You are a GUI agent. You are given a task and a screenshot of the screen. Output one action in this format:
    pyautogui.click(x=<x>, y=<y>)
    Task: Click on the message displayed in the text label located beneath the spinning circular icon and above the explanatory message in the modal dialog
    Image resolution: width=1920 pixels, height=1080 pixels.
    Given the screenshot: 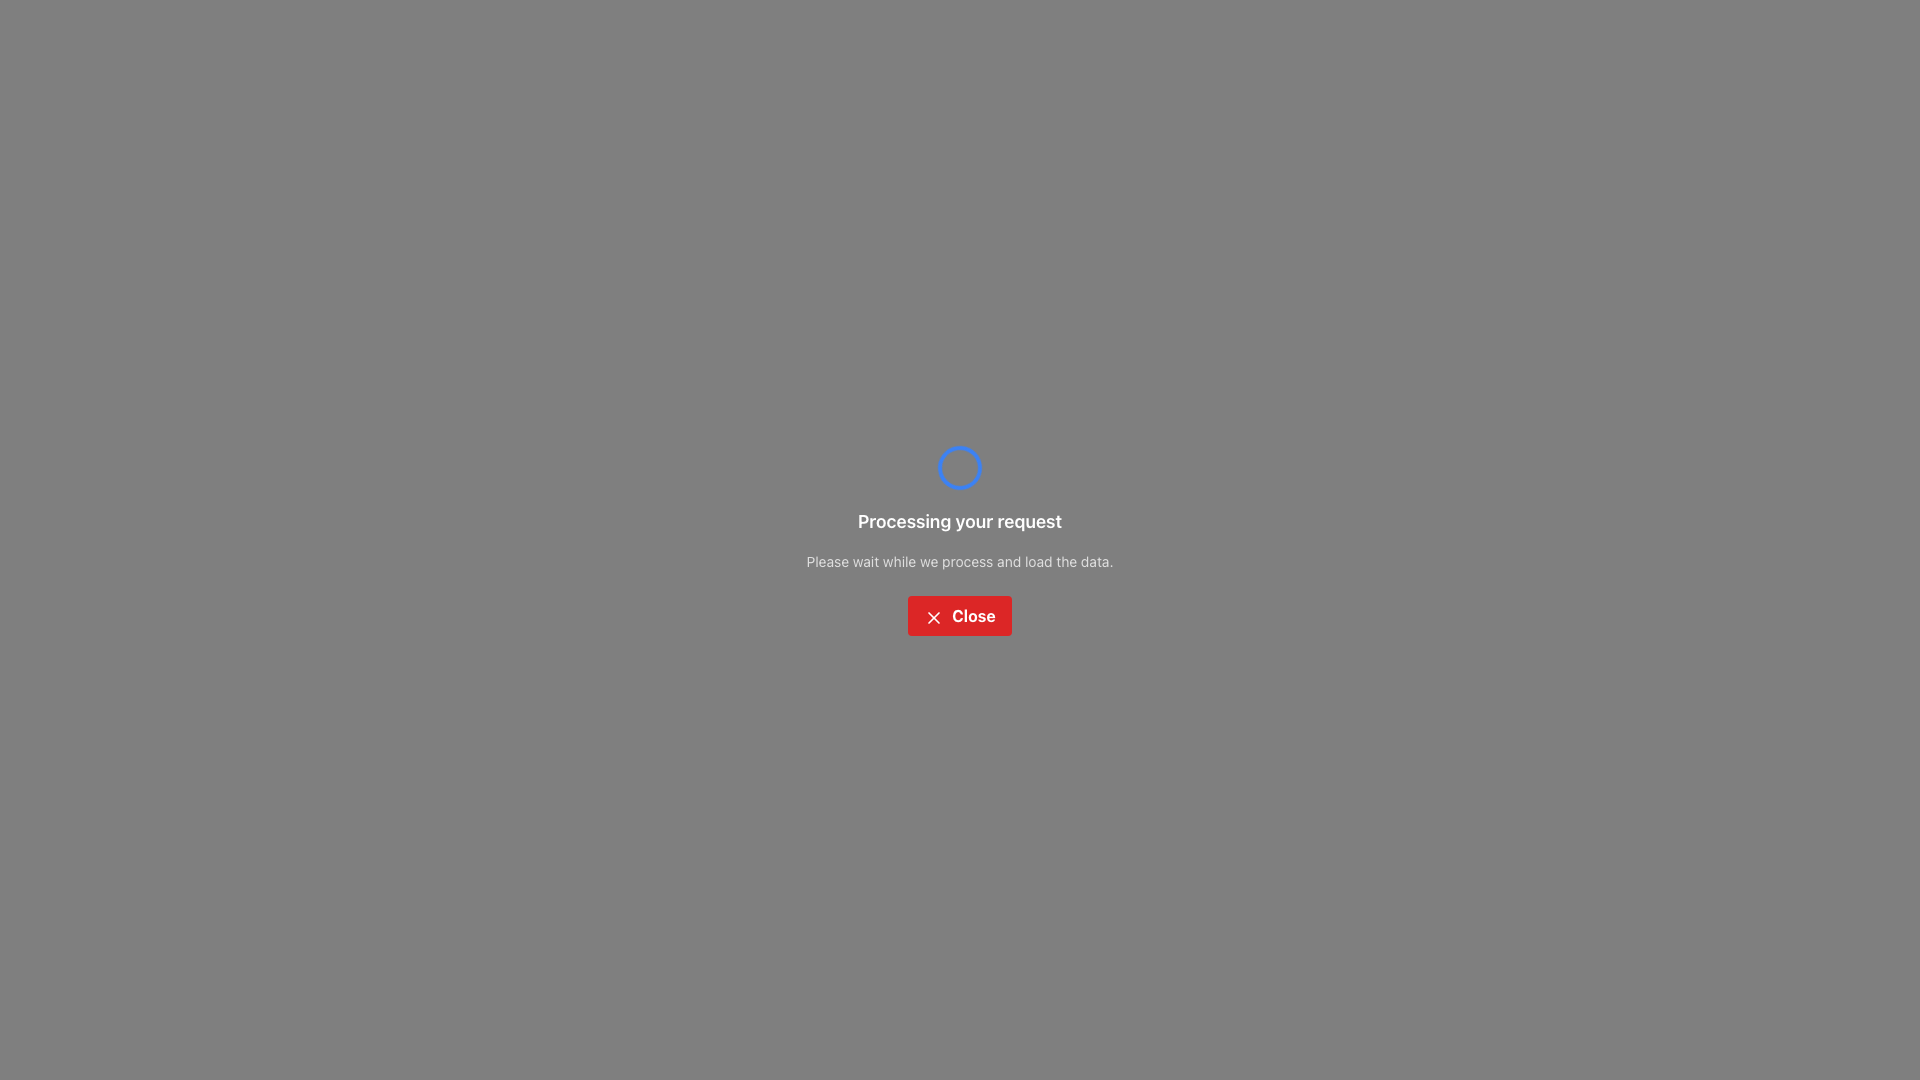 What is the action you would take?
    pyautogui.click(x=960, y=520)
    